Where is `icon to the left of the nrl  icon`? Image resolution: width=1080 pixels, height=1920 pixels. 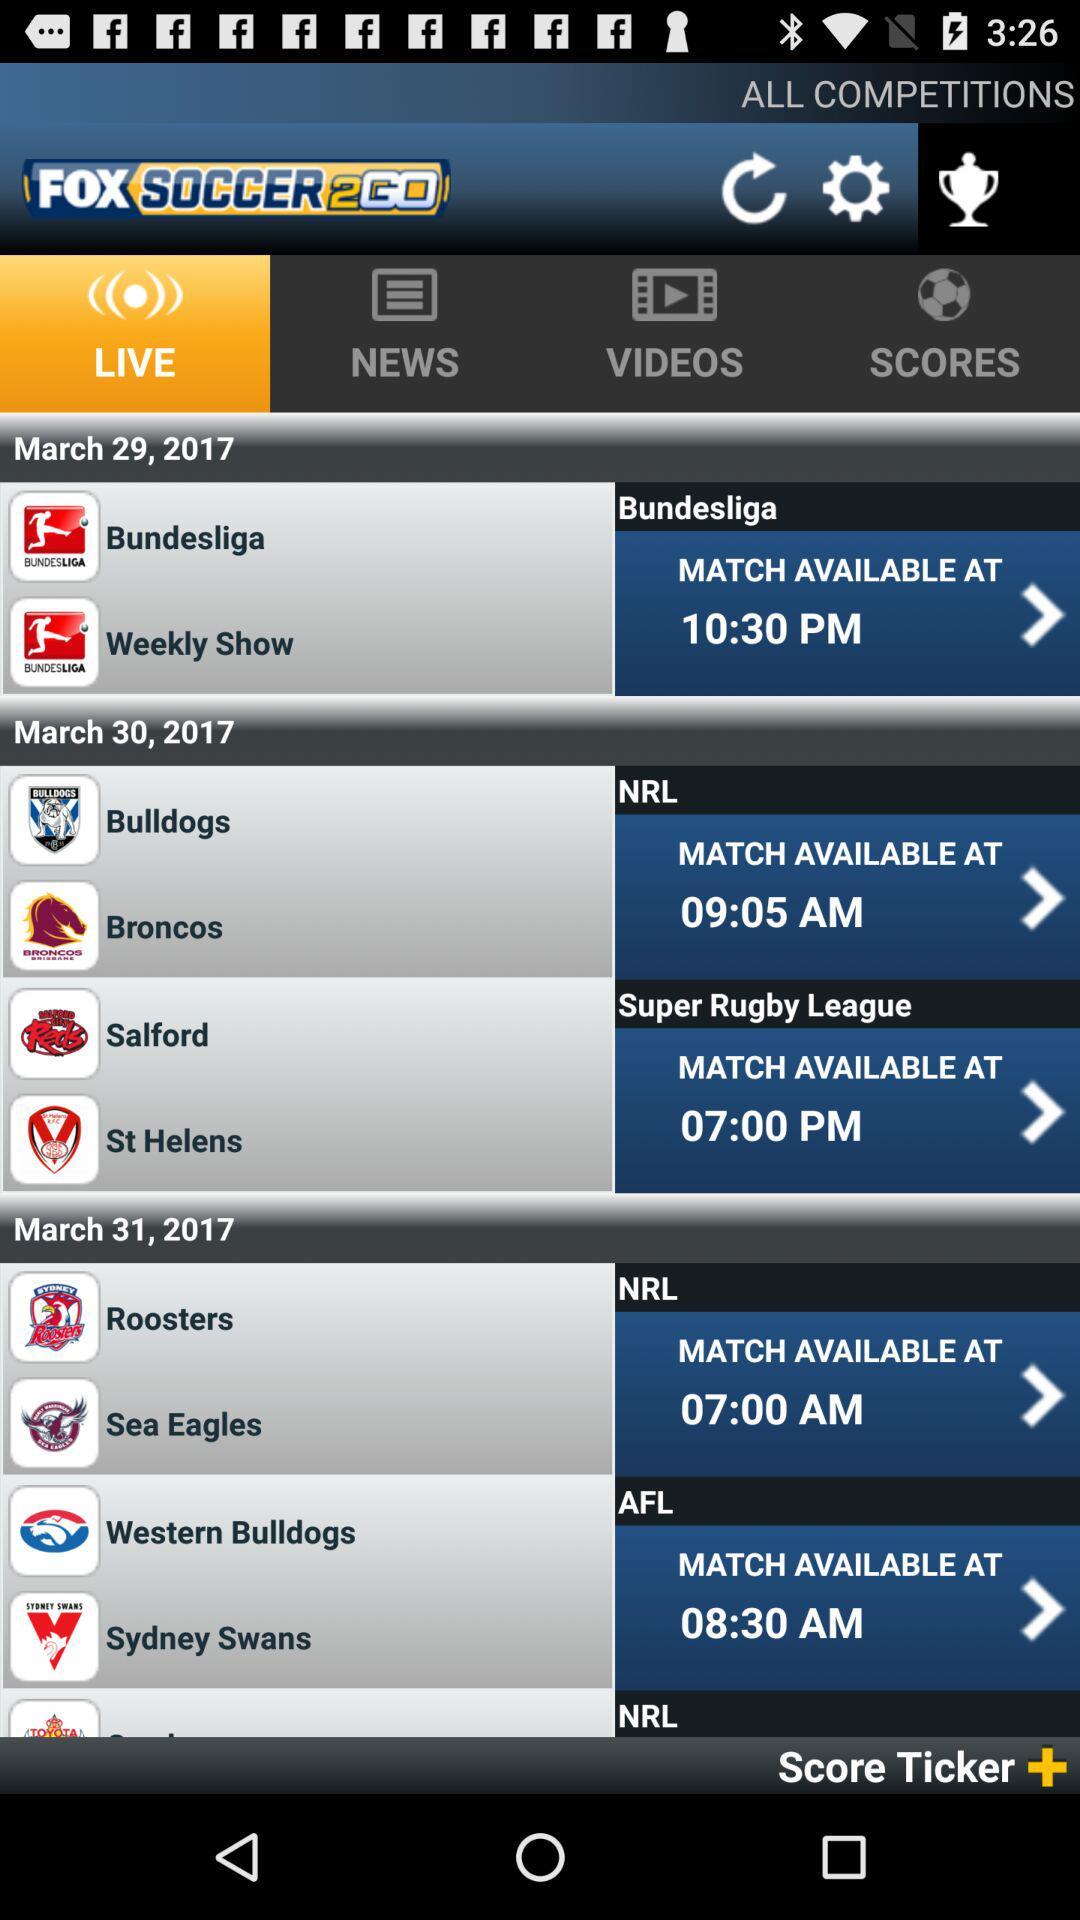 icon to the left of the nrl  icon is located at coordinates (168, 1317).